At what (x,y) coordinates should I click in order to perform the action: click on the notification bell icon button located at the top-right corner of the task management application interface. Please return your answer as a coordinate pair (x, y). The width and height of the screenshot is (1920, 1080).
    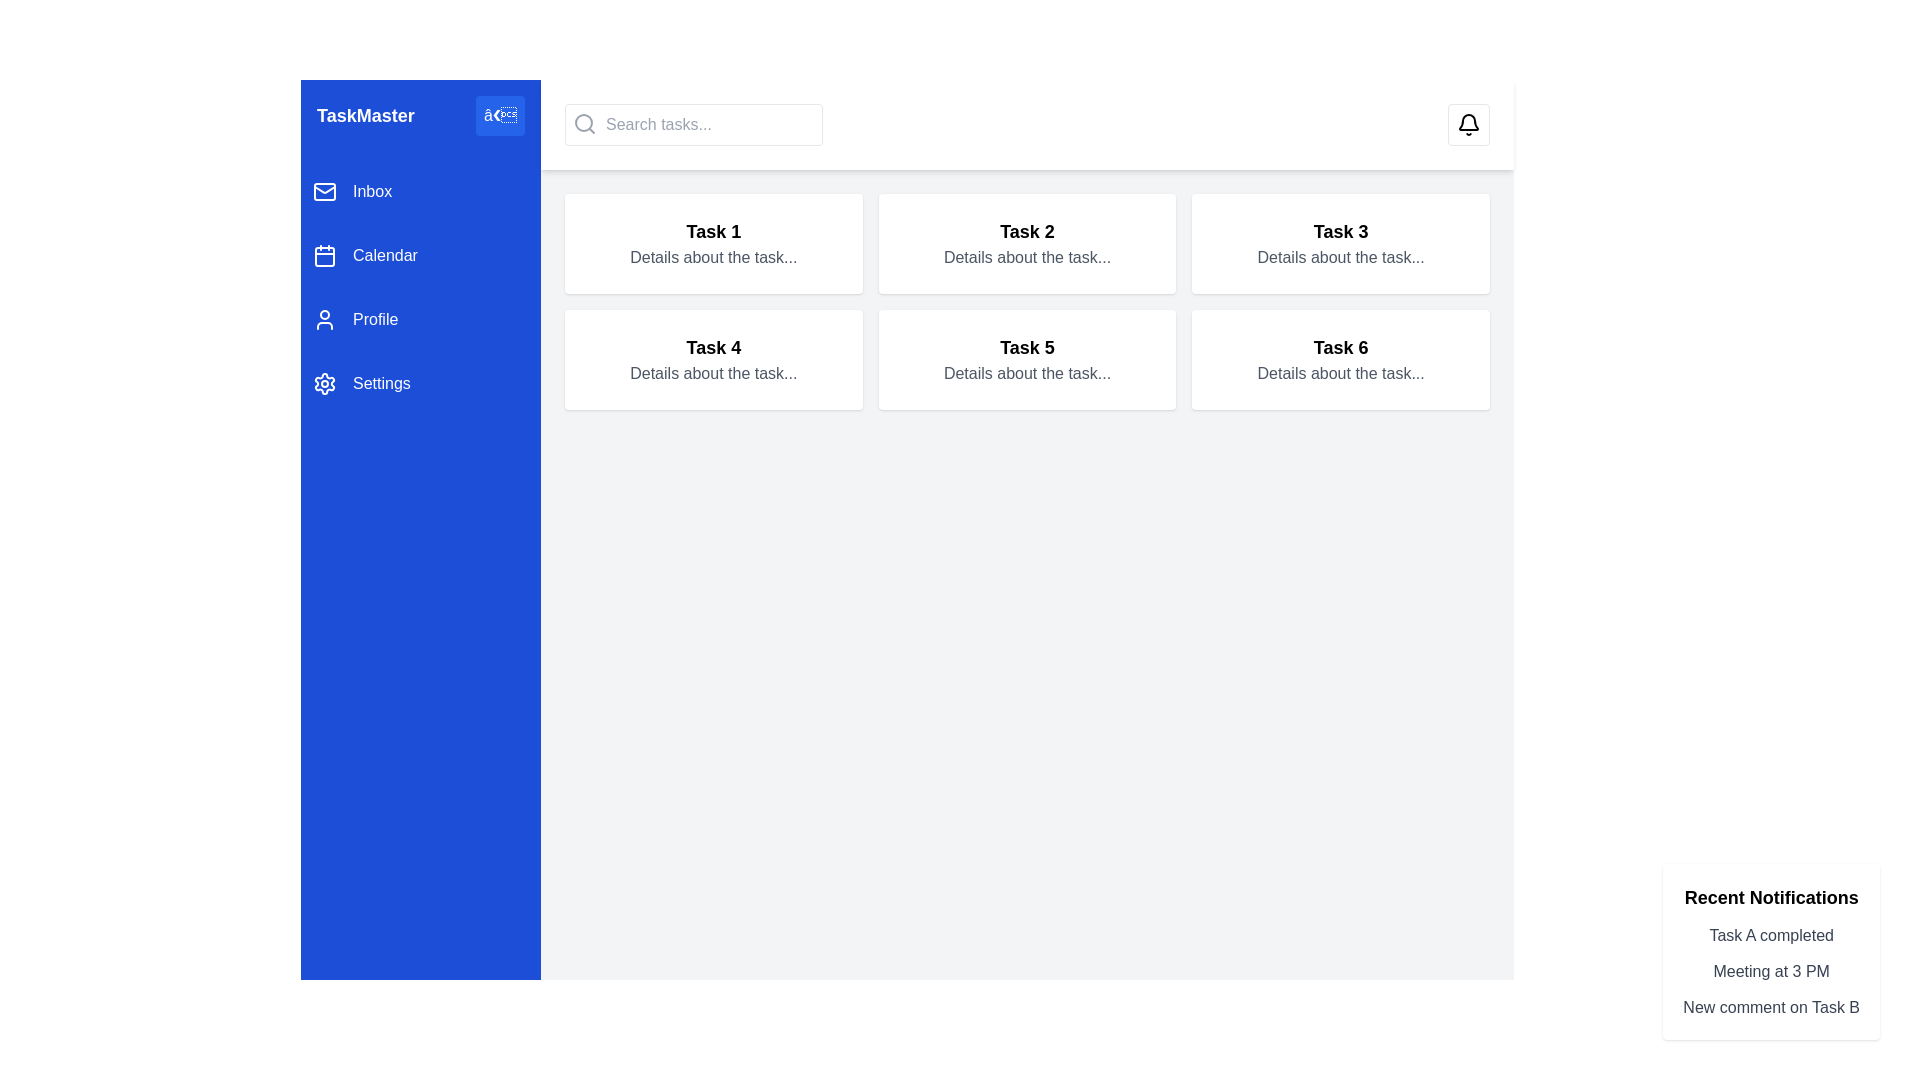
    Looking at the image, I should click on (1468, 124).